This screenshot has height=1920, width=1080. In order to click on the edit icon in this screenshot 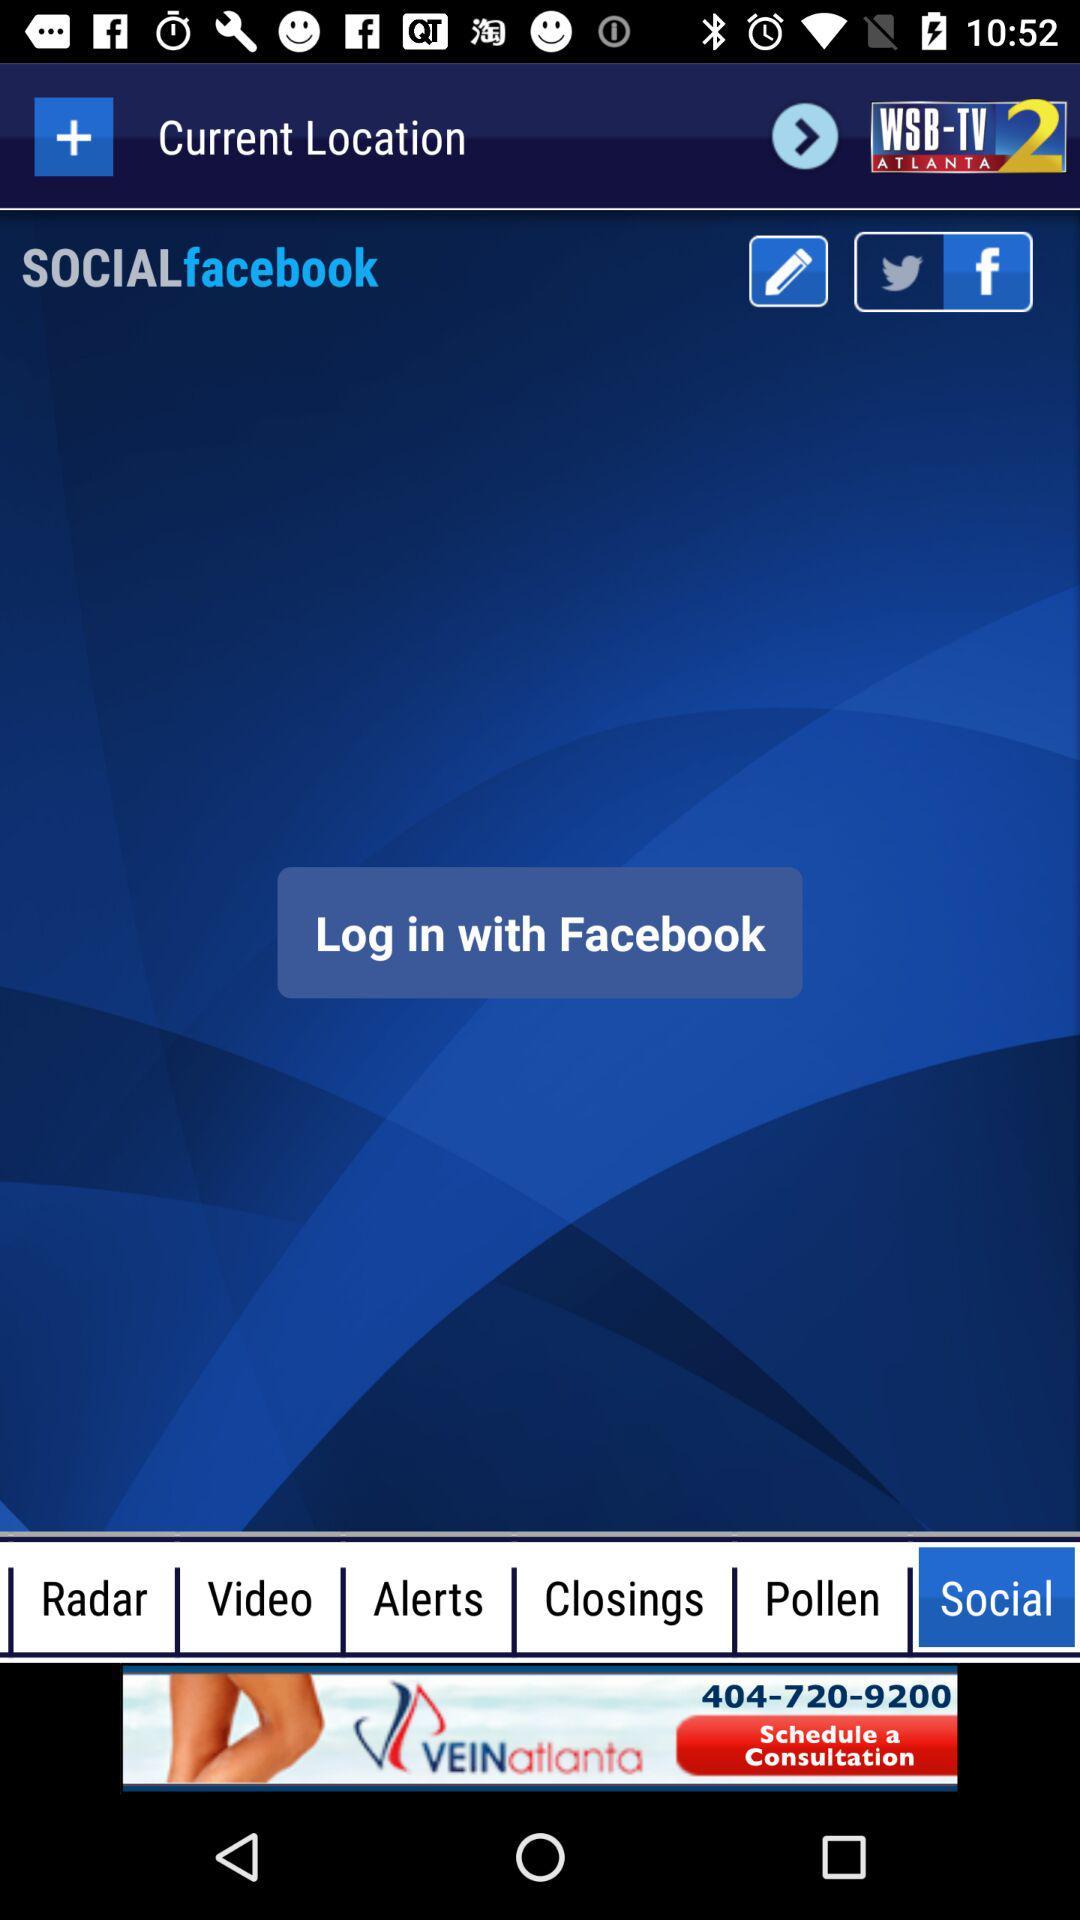, I will do `click(787, 270)`.